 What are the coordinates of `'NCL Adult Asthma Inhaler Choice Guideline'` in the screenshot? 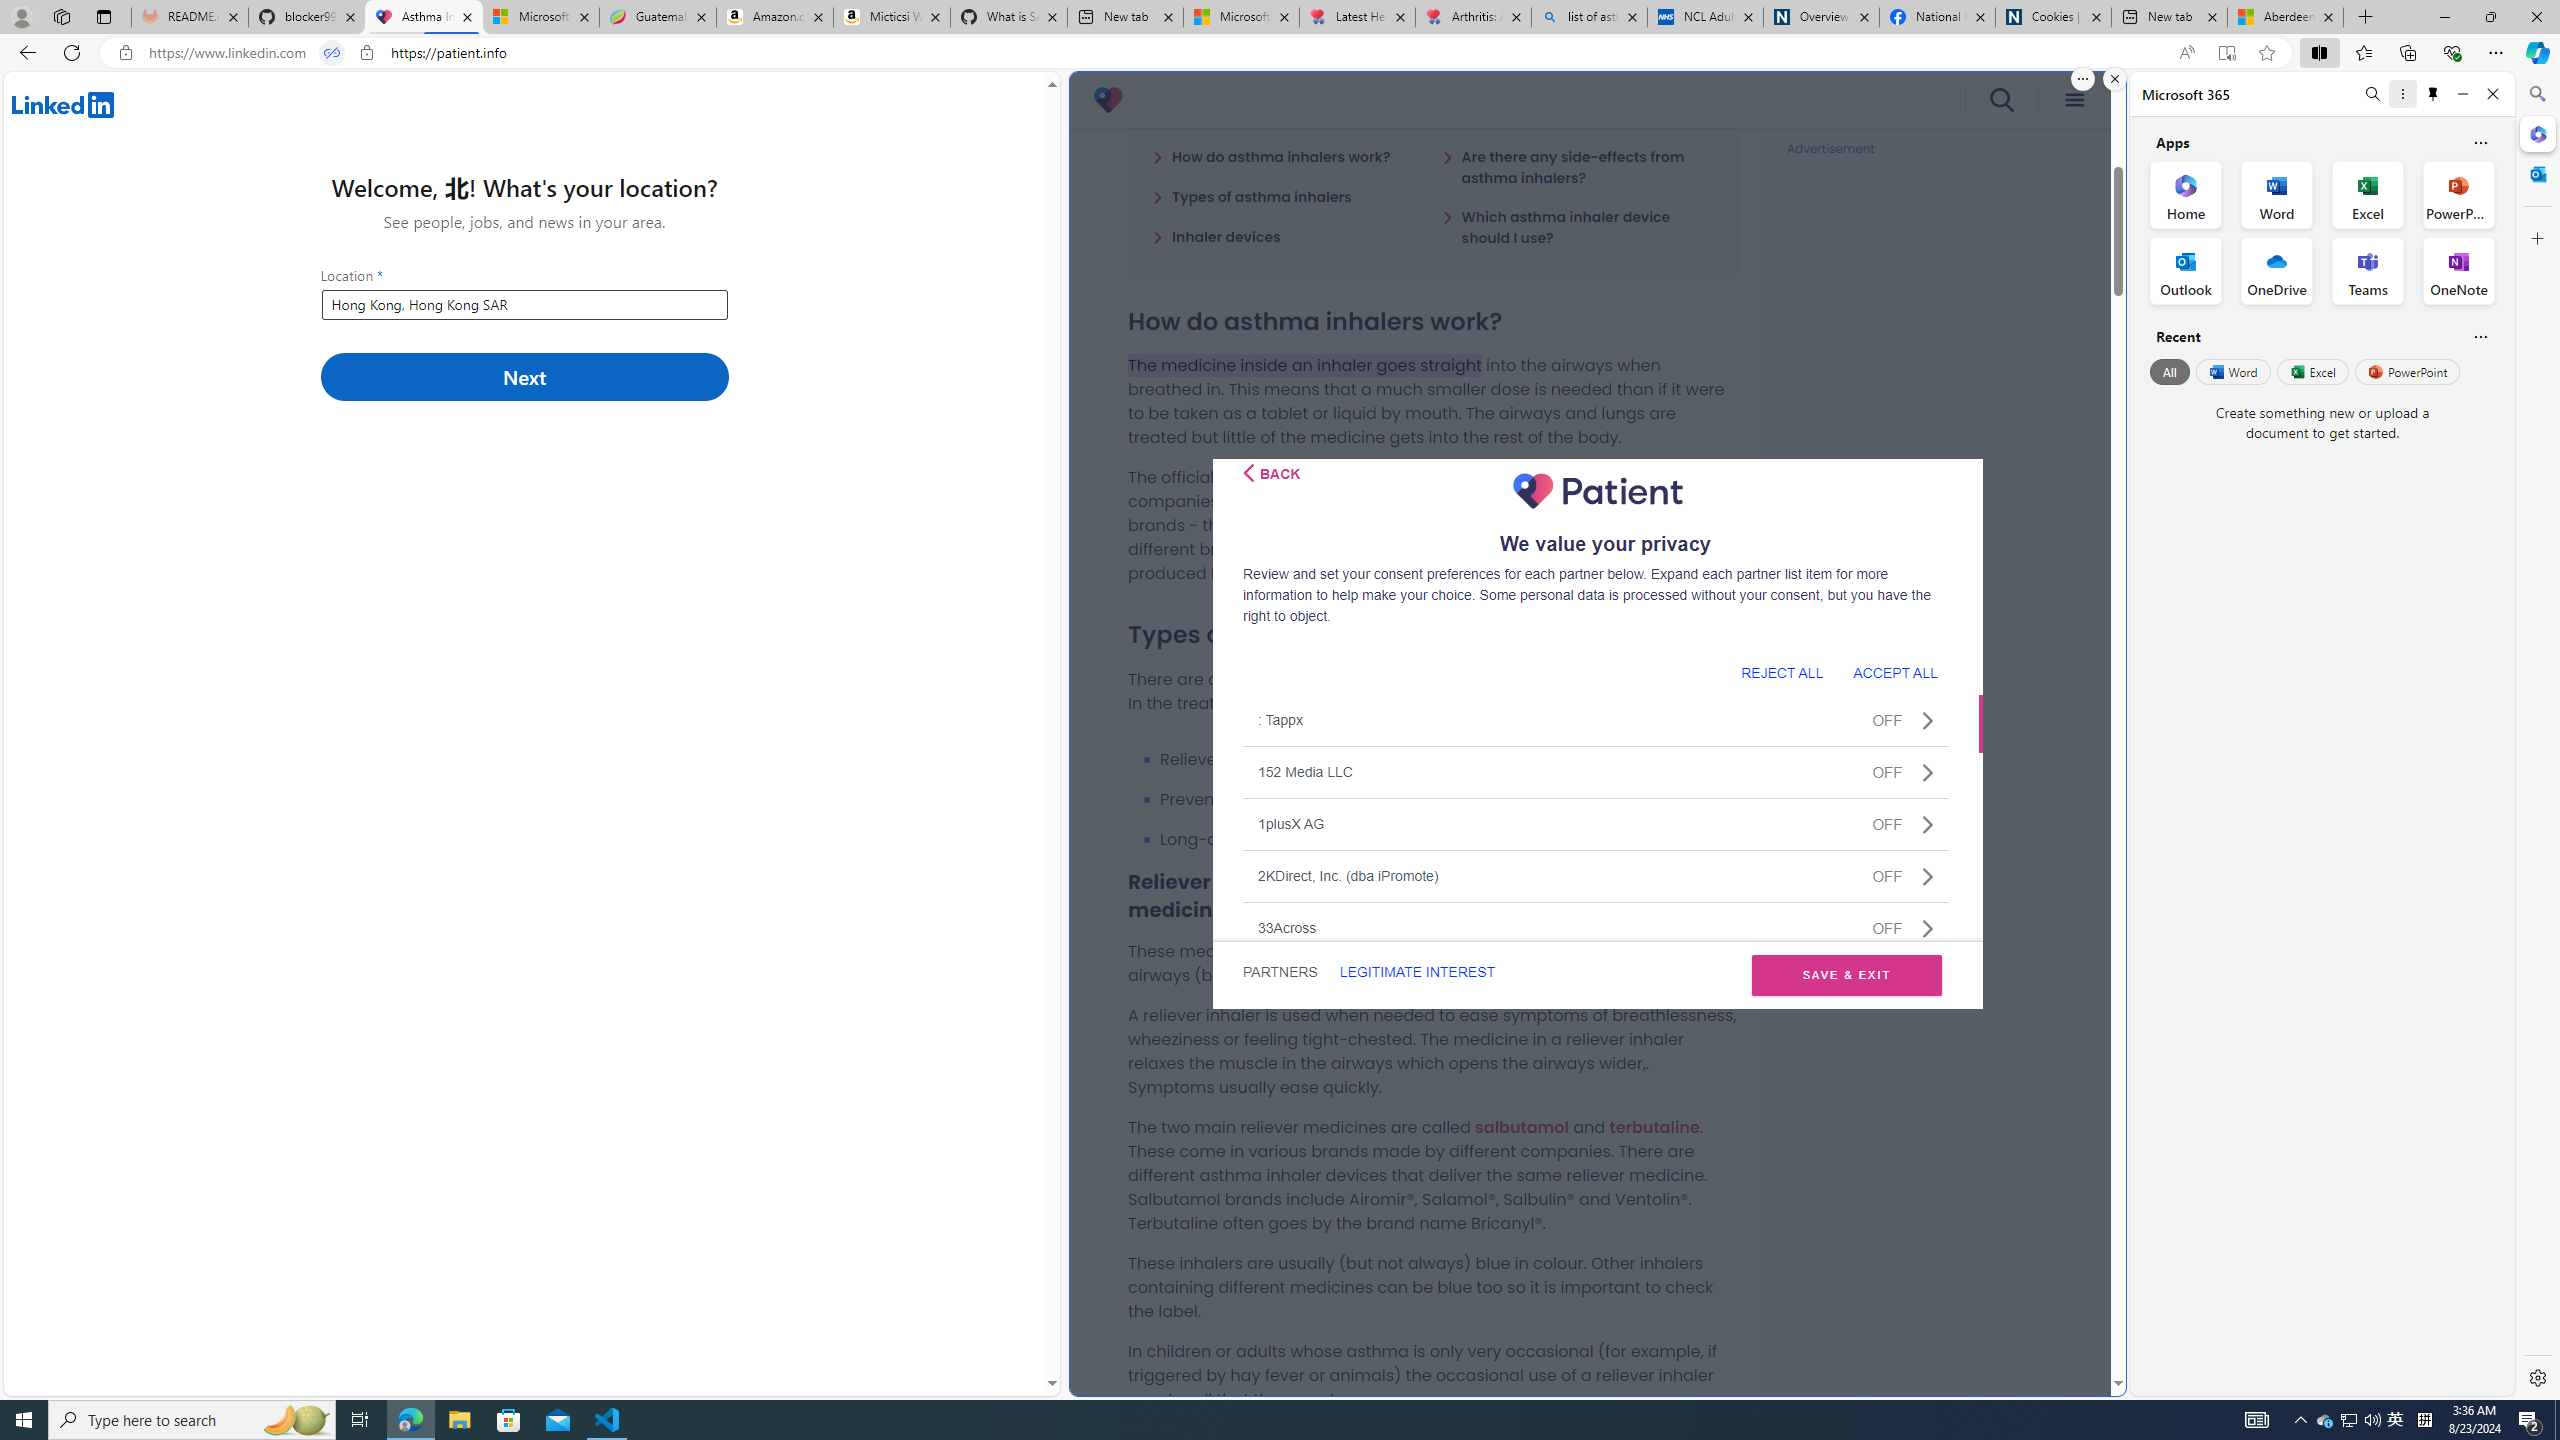 It's located at (1703, 16).